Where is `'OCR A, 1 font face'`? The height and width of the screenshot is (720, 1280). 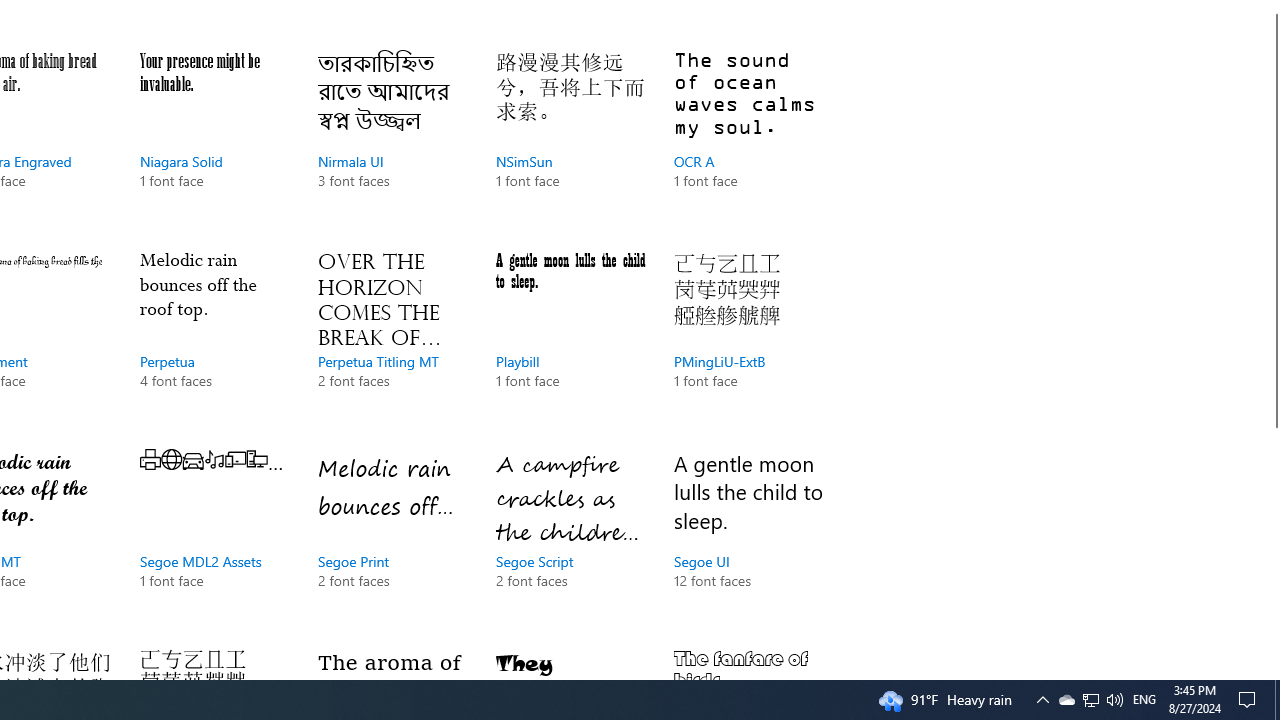
'OCR A, 1 font face' is located at coordinates (747, 139).